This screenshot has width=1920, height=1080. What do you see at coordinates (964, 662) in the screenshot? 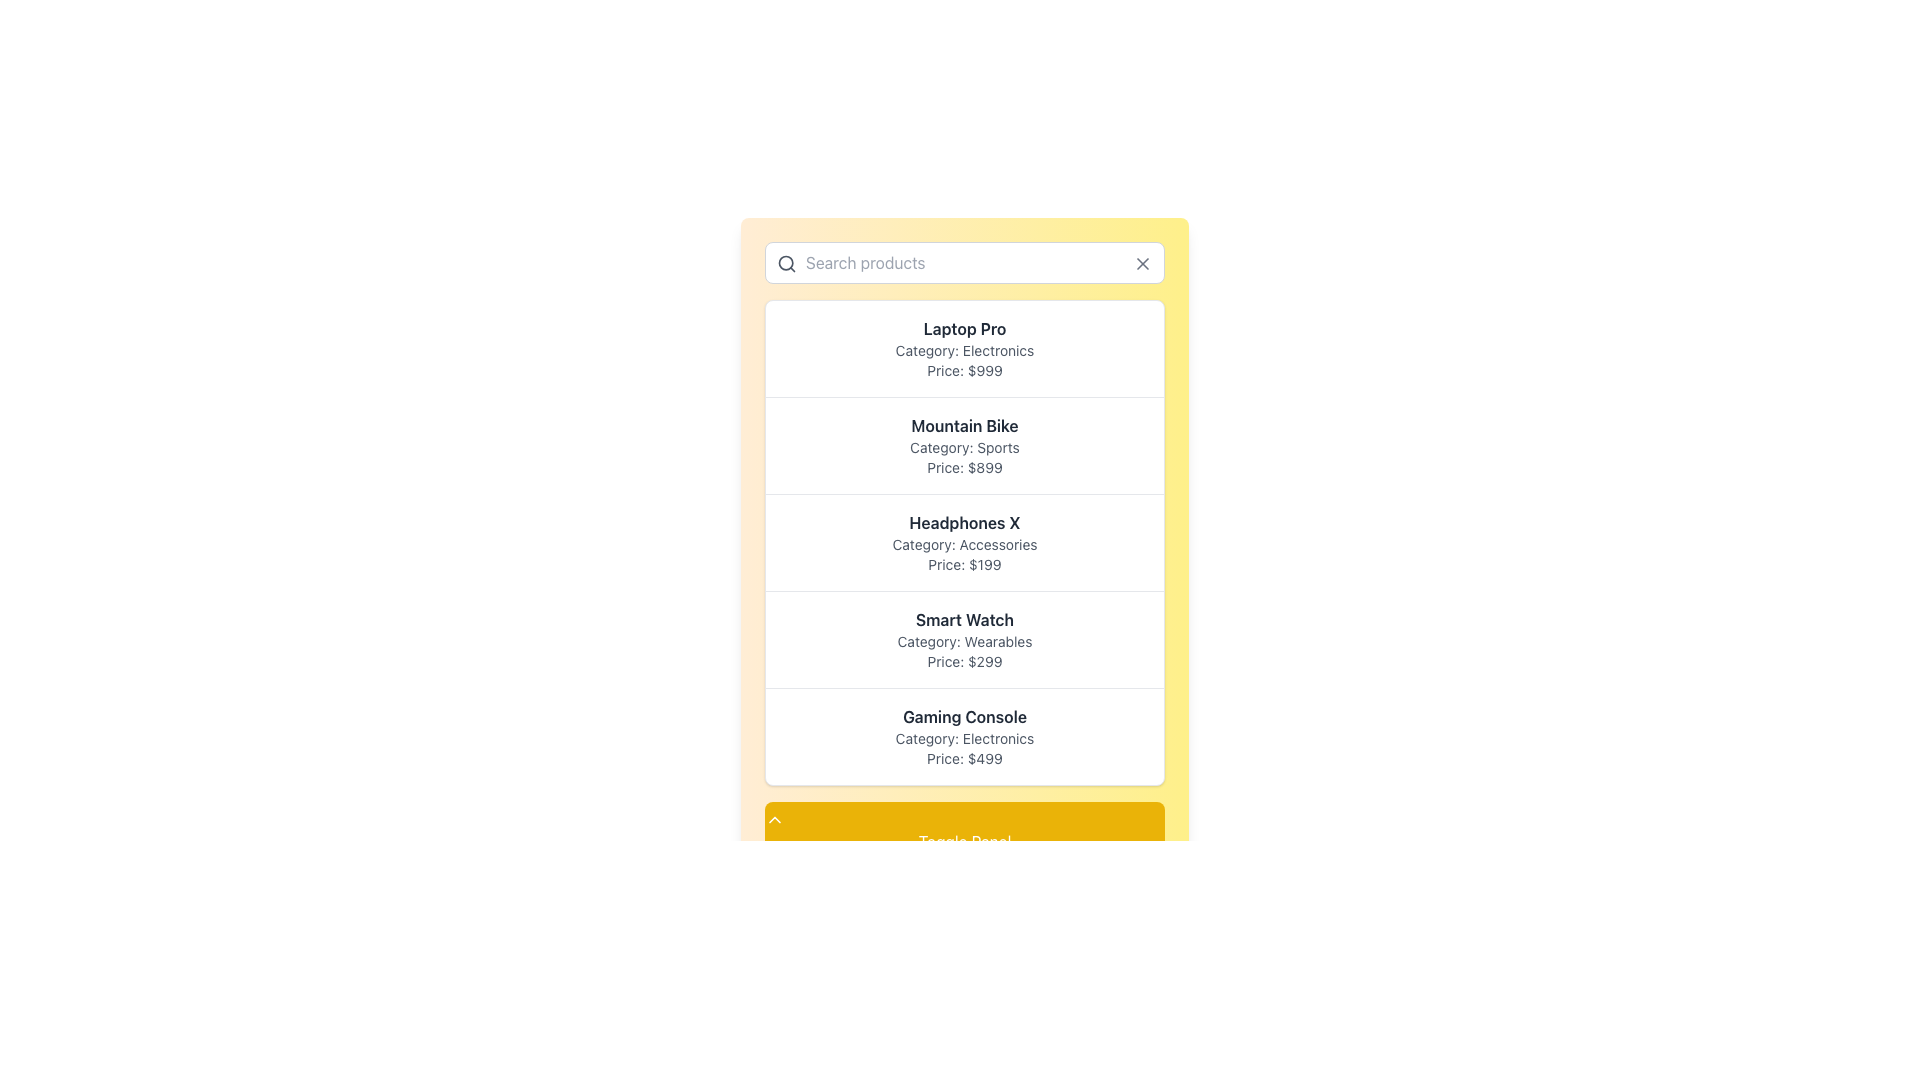
I see `the text component displaying 'Price: $299', which is located below the 'Category: Wearables' text in the product details of the 'Smart Watch'` at bounding box center [964, 662].